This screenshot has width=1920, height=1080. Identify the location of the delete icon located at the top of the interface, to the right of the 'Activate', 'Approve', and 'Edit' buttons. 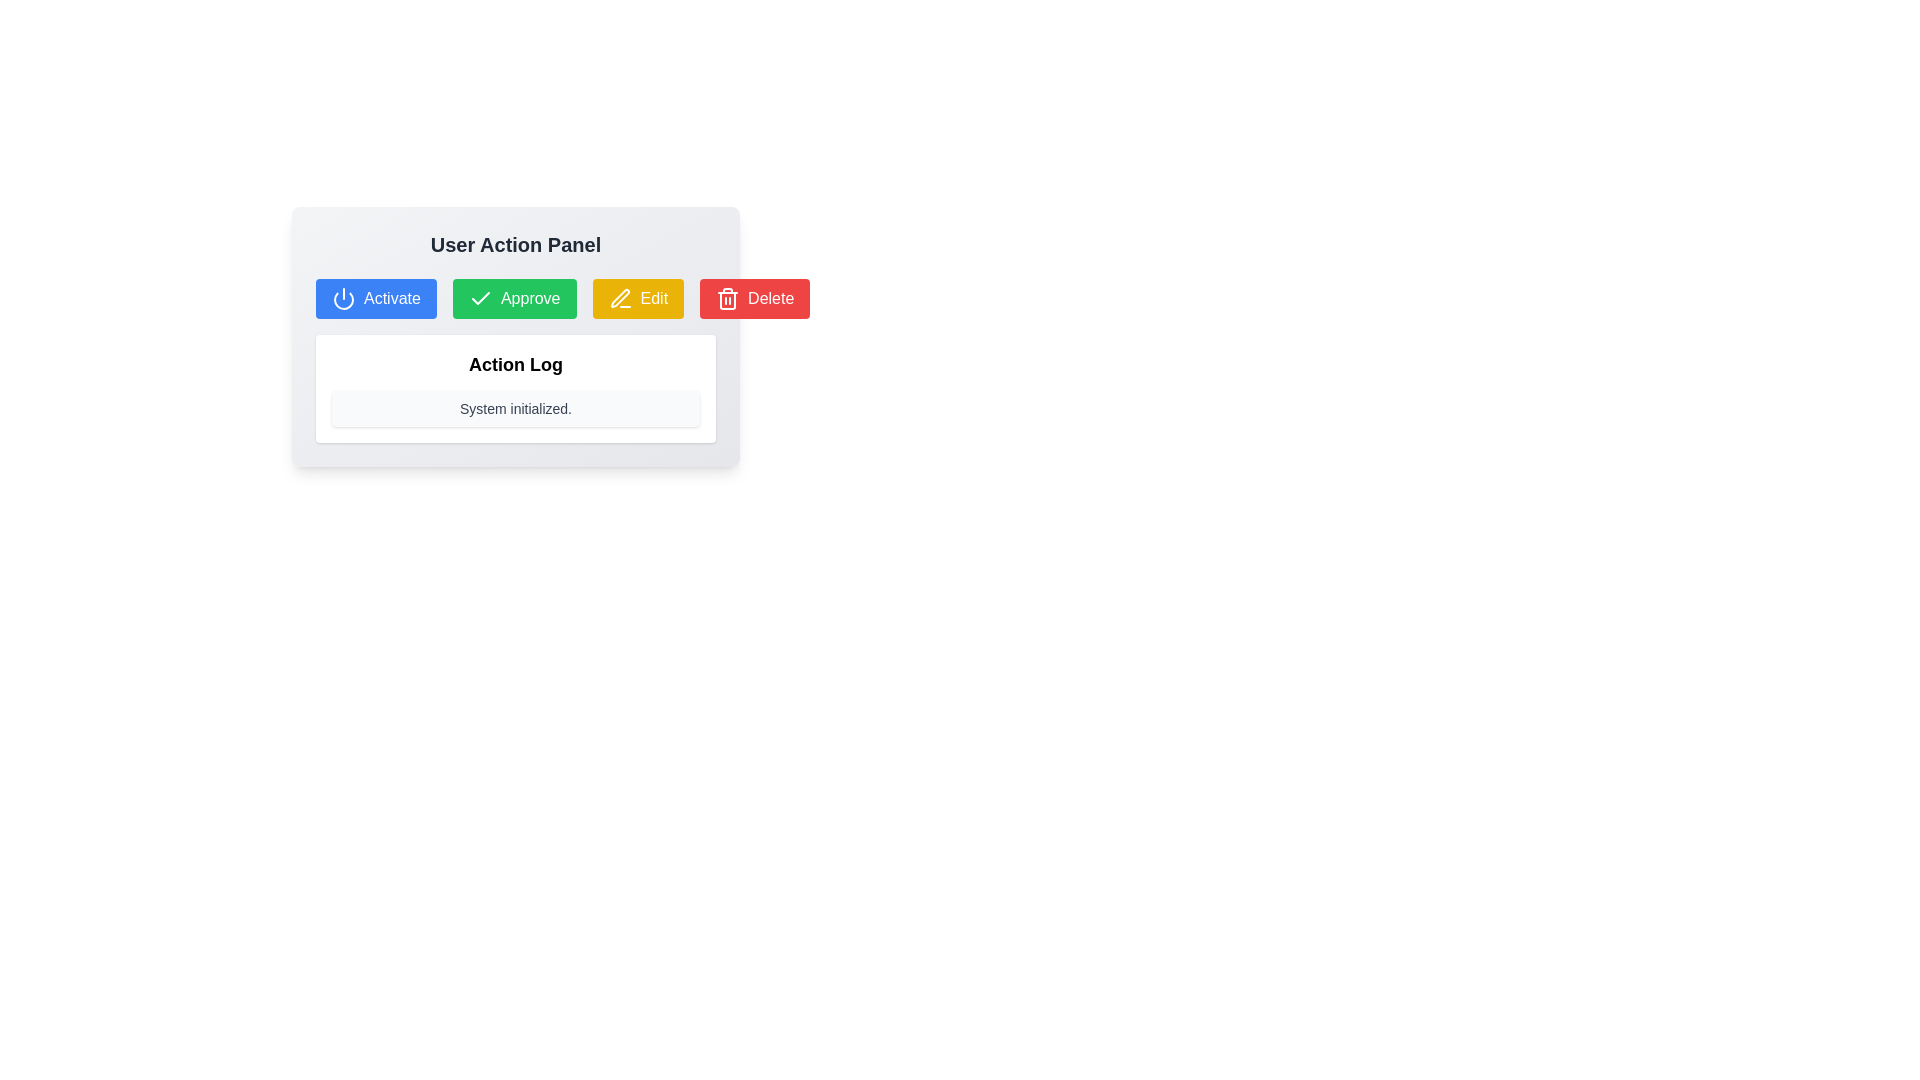
(727, 299).